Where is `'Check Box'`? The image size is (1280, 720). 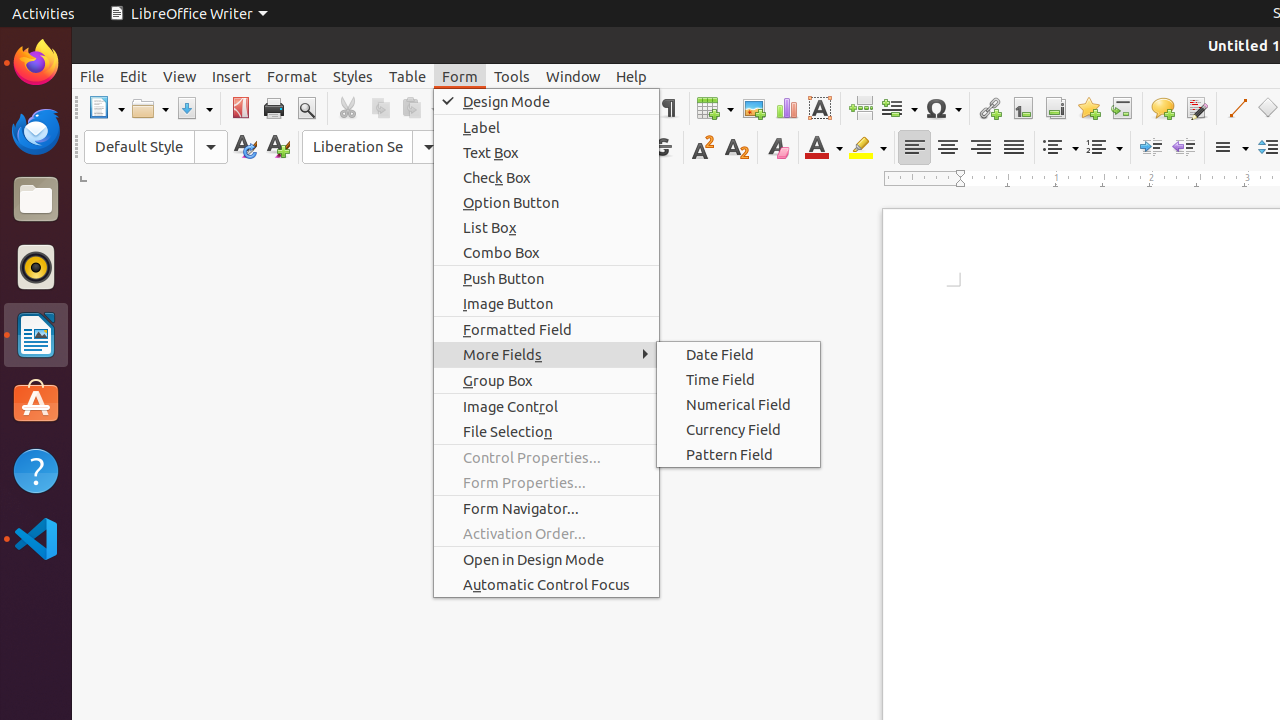
'Check Box' is located at coordinates (546, 176).